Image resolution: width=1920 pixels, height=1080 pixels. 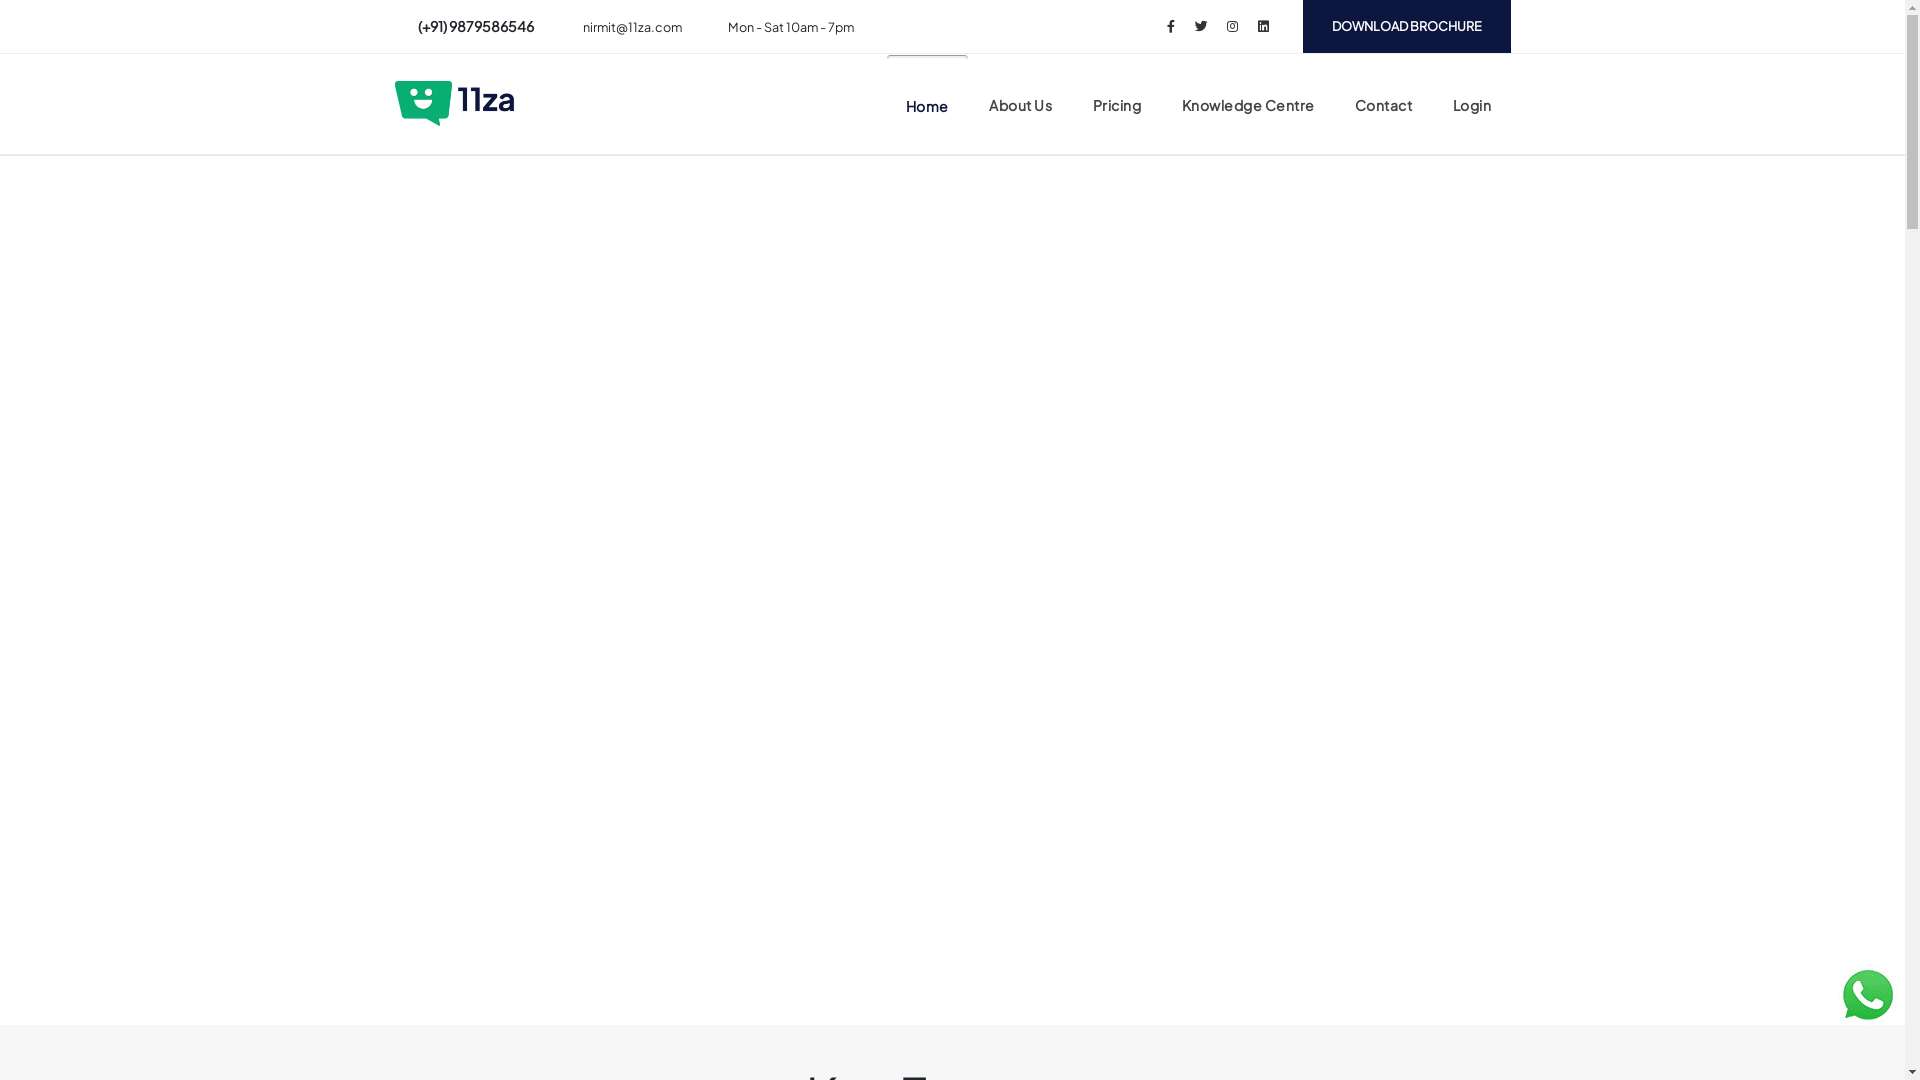 I want to click on 'nirmit@11za.com', so click(x=630, y=27).